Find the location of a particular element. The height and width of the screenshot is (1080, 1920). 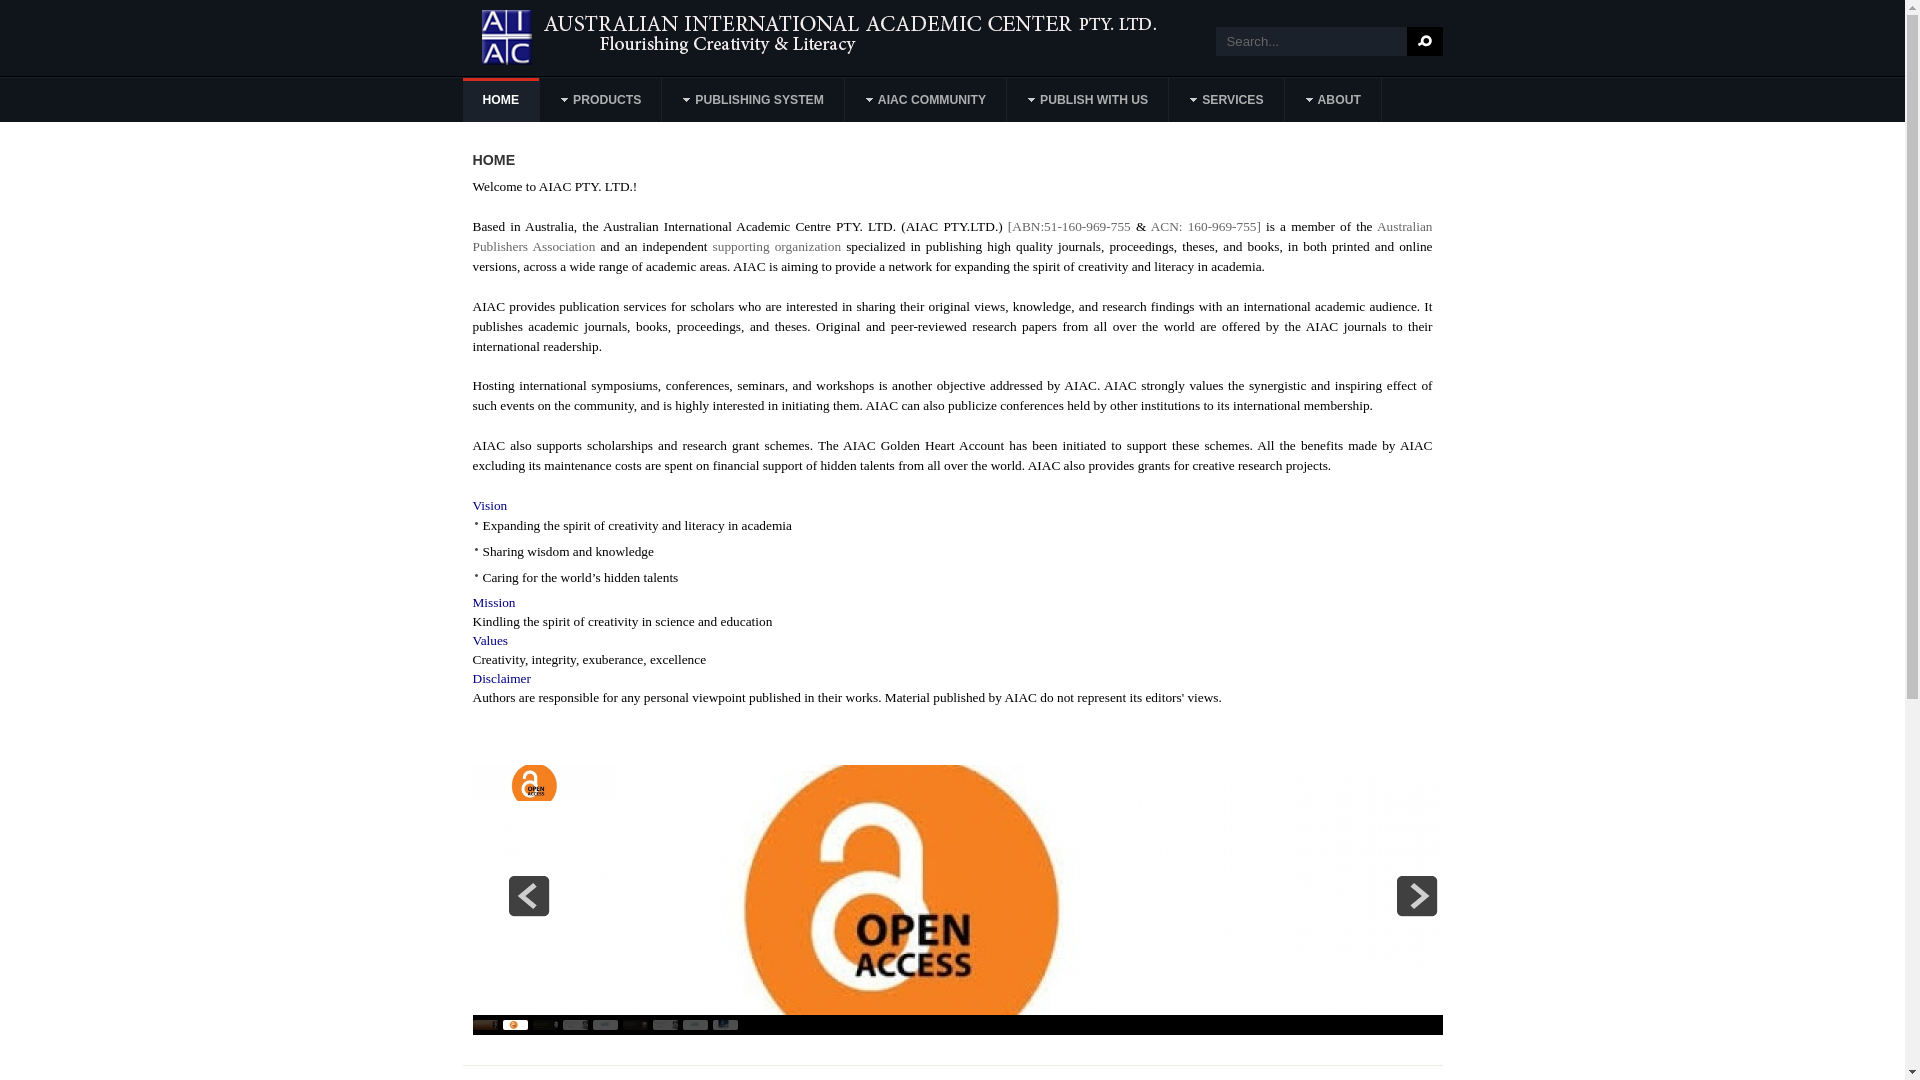

'SERVICES' is located at coordinates (1226, 100).